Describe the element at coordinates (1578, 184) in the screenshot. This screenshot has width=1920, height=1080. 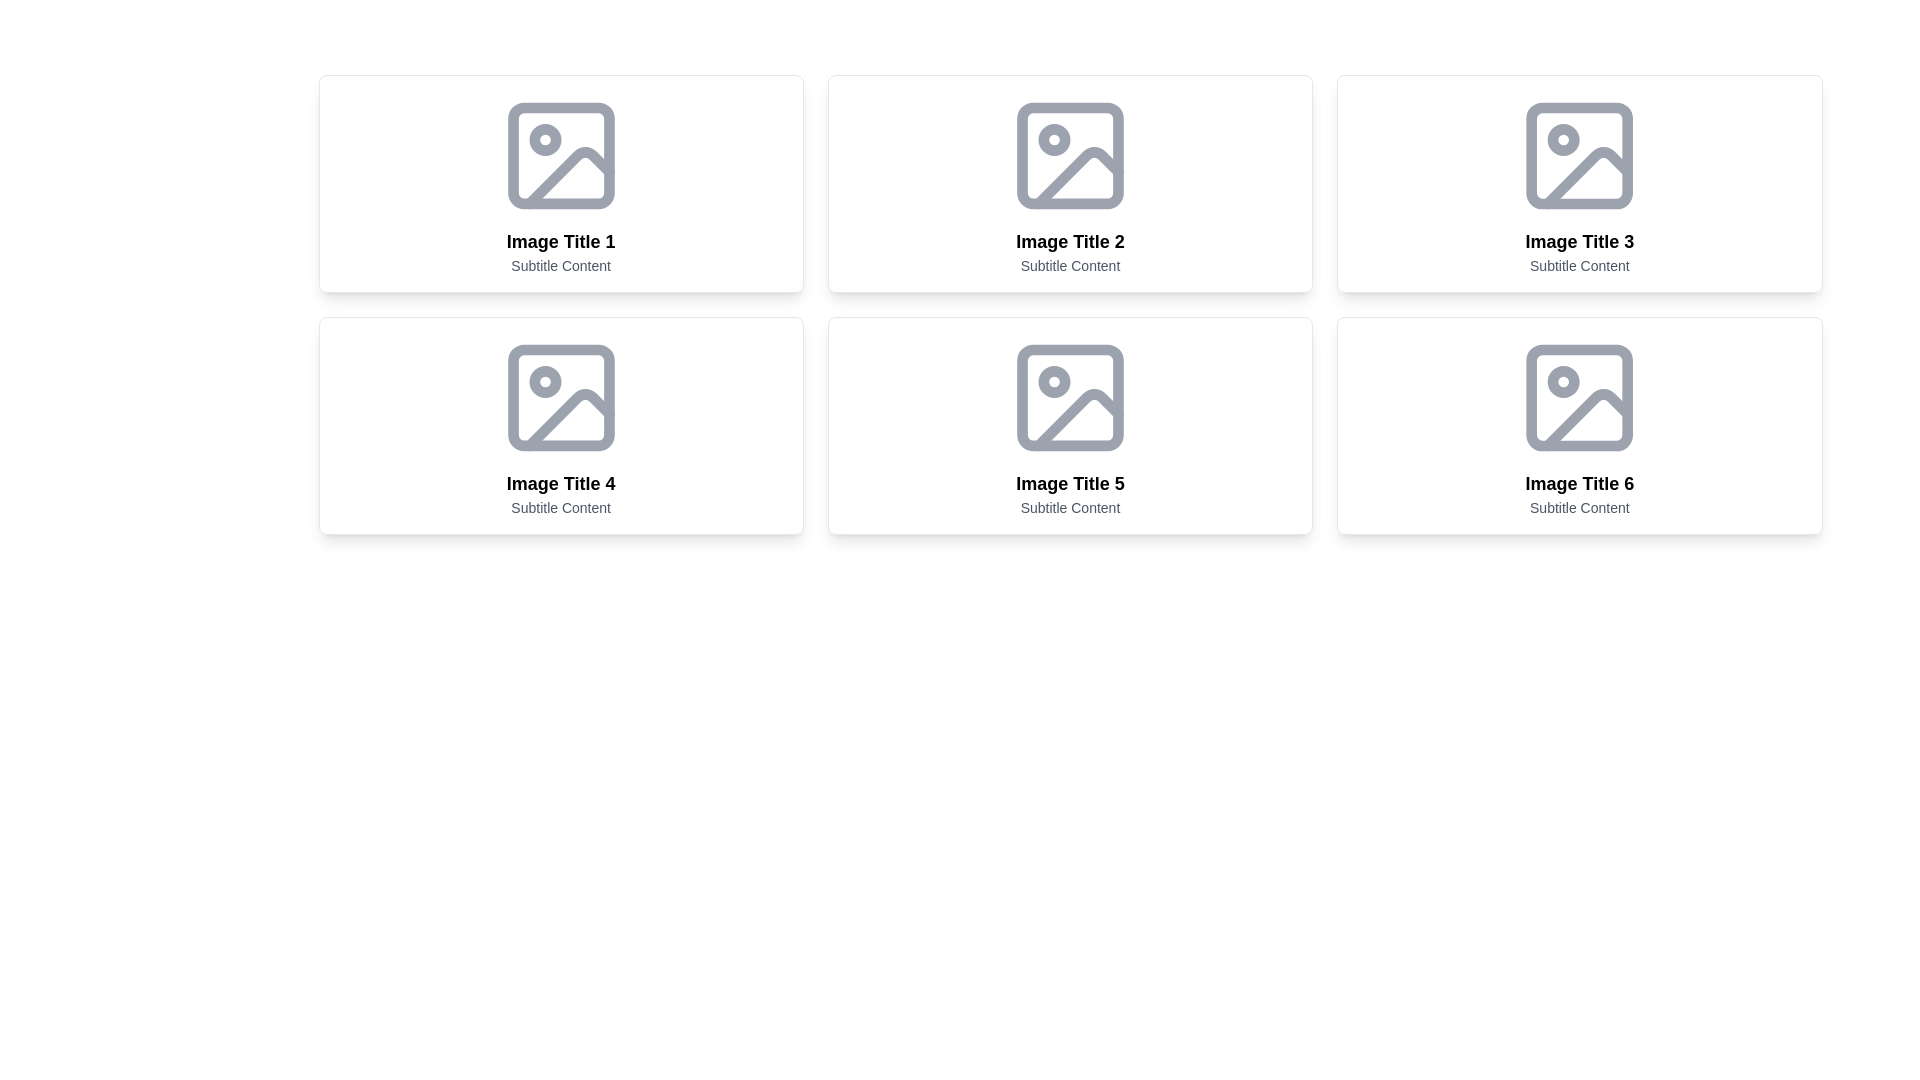
I see `the Card element located in the third column of the first row of the grid layout, which serves as a visual representation of content, positioned to the right of 'Image Title 2' and above 'Image Title 6'` at that location.